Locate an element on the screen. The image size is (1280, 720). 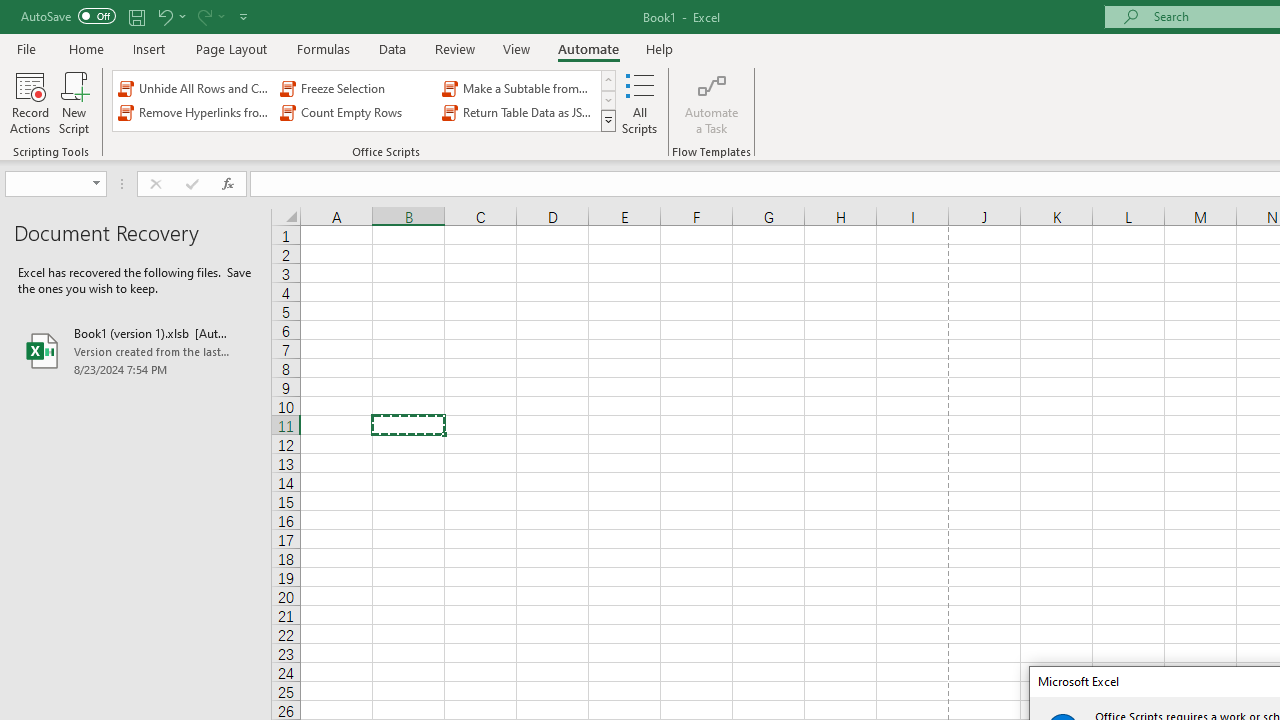
'Count Empty Rows' is located at coordinates (357, 113).